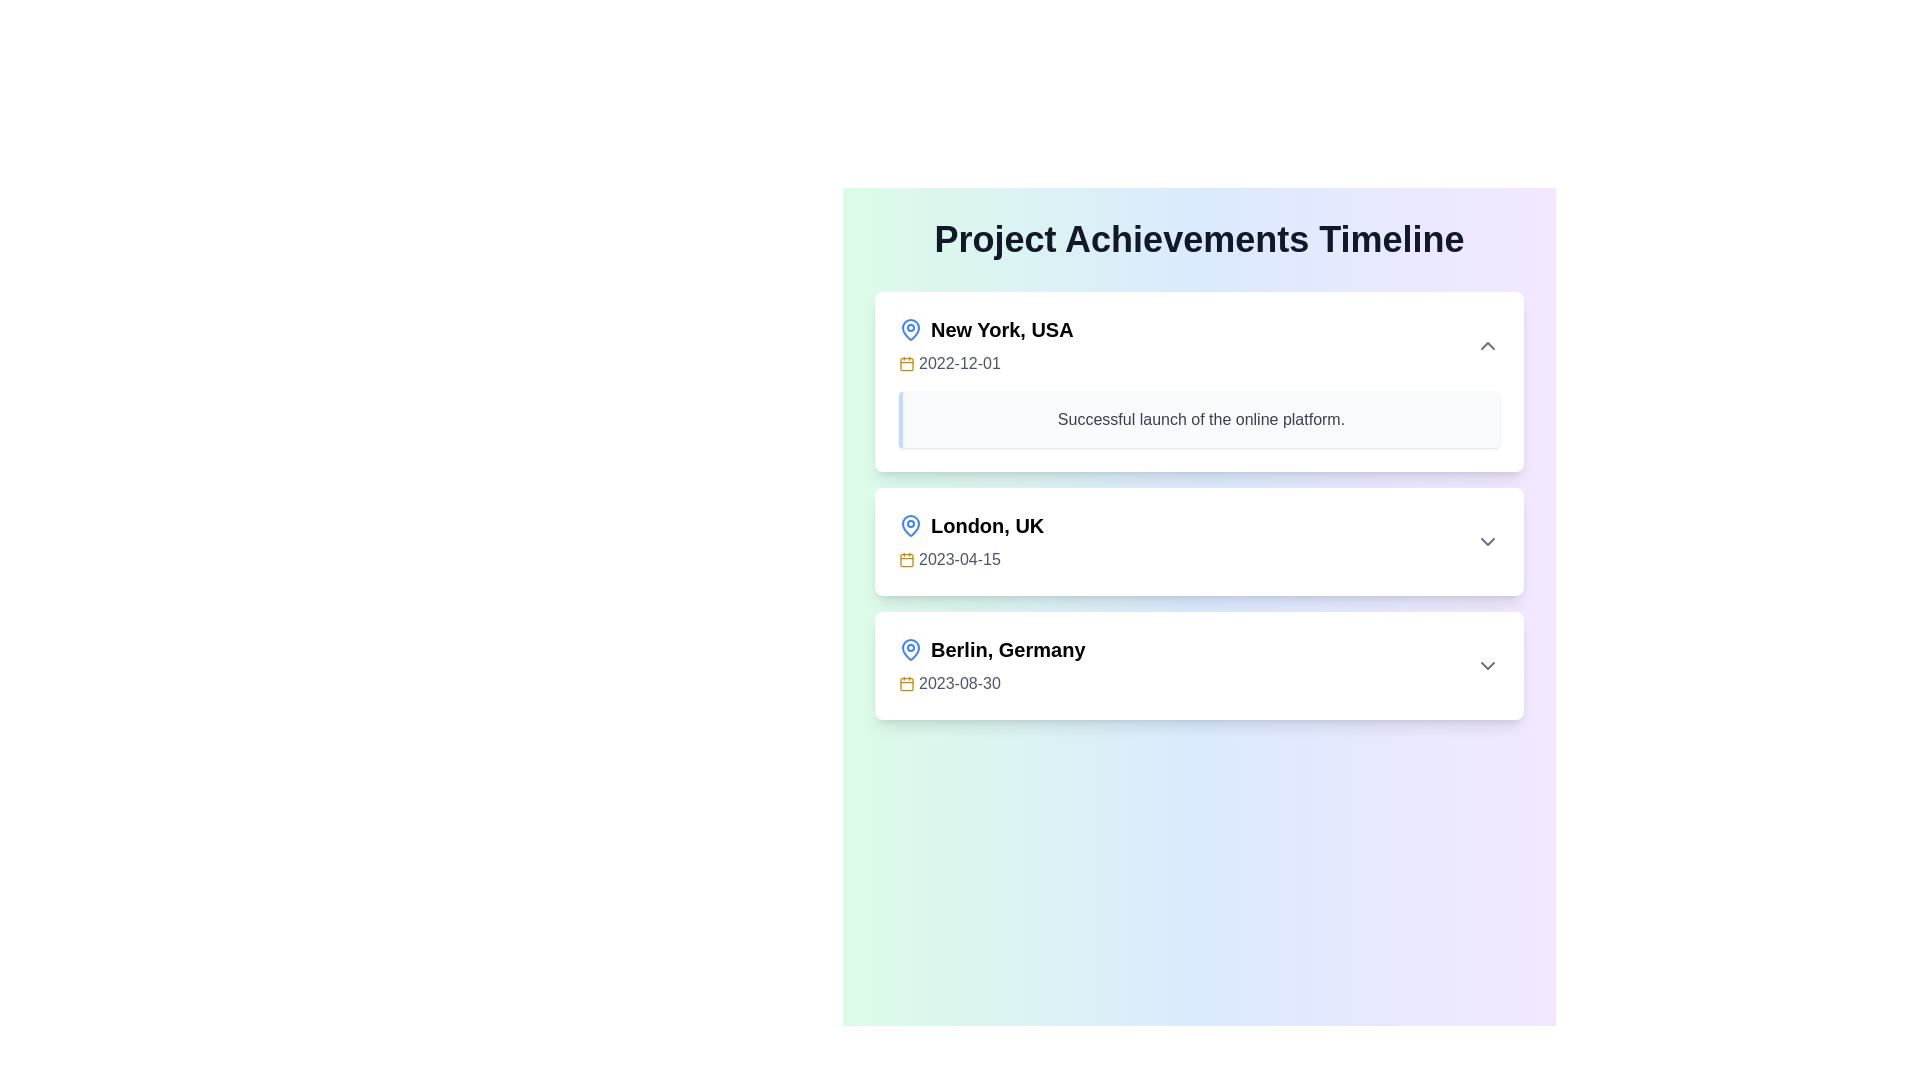 The image size is (1920, 1080). I want to click on the Text Label with Icon displaying the location 'Berlin, Germany' for more information, so click(992, 650).